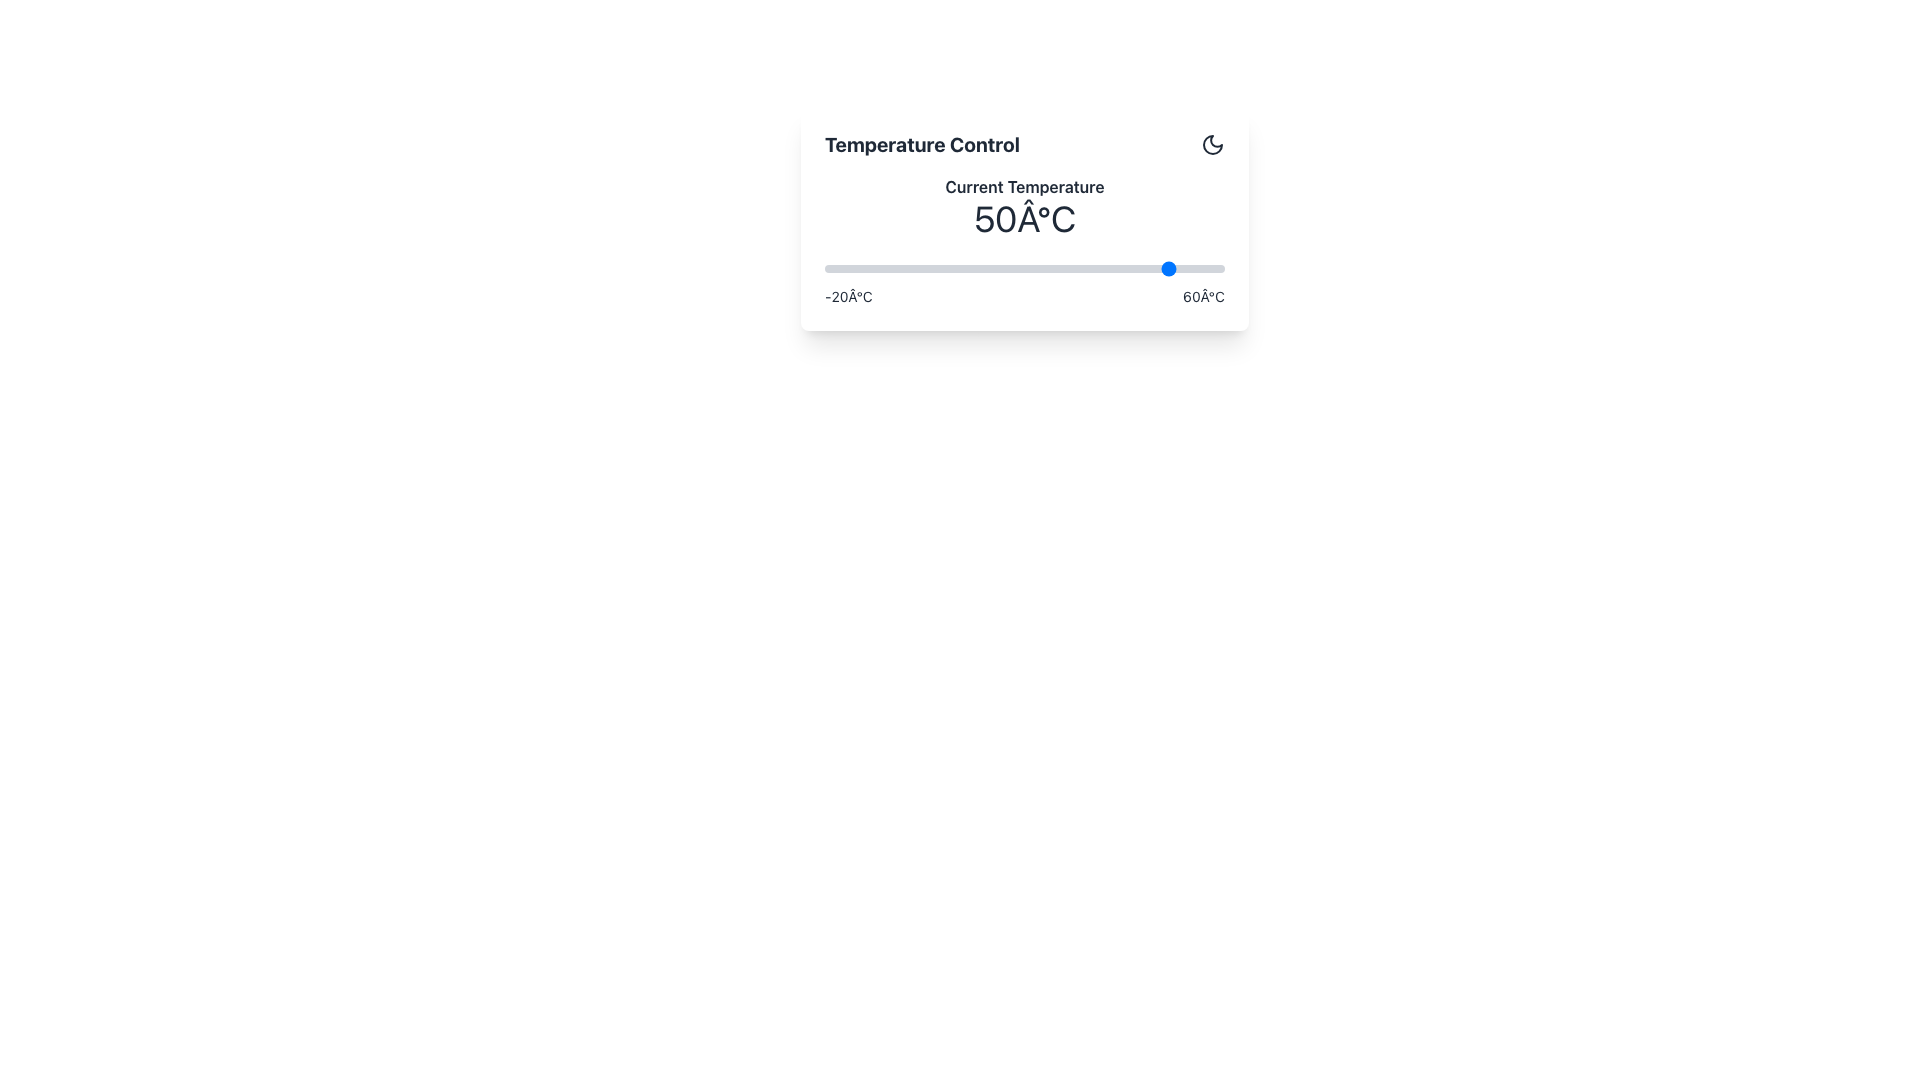 This screenshot has height=1080, width=1920. Describe the element at coordinates (1025, 297) in the screenshot. I see `the static text label displaying the temperature values '-20°C' and '60°C', which is positioned beneath the temperature slider` at that location.